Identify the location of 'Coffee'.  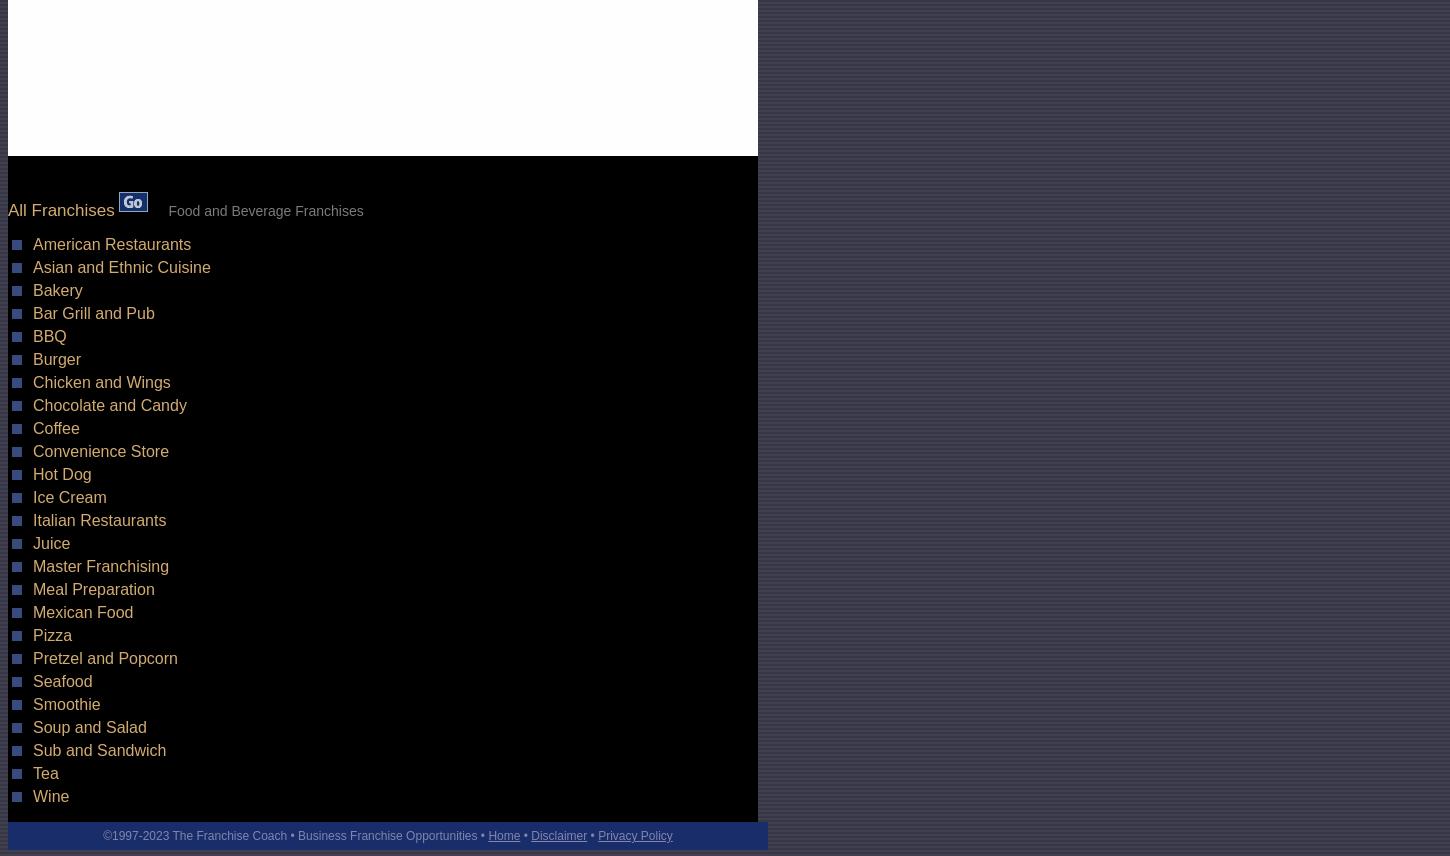
(55, 428).